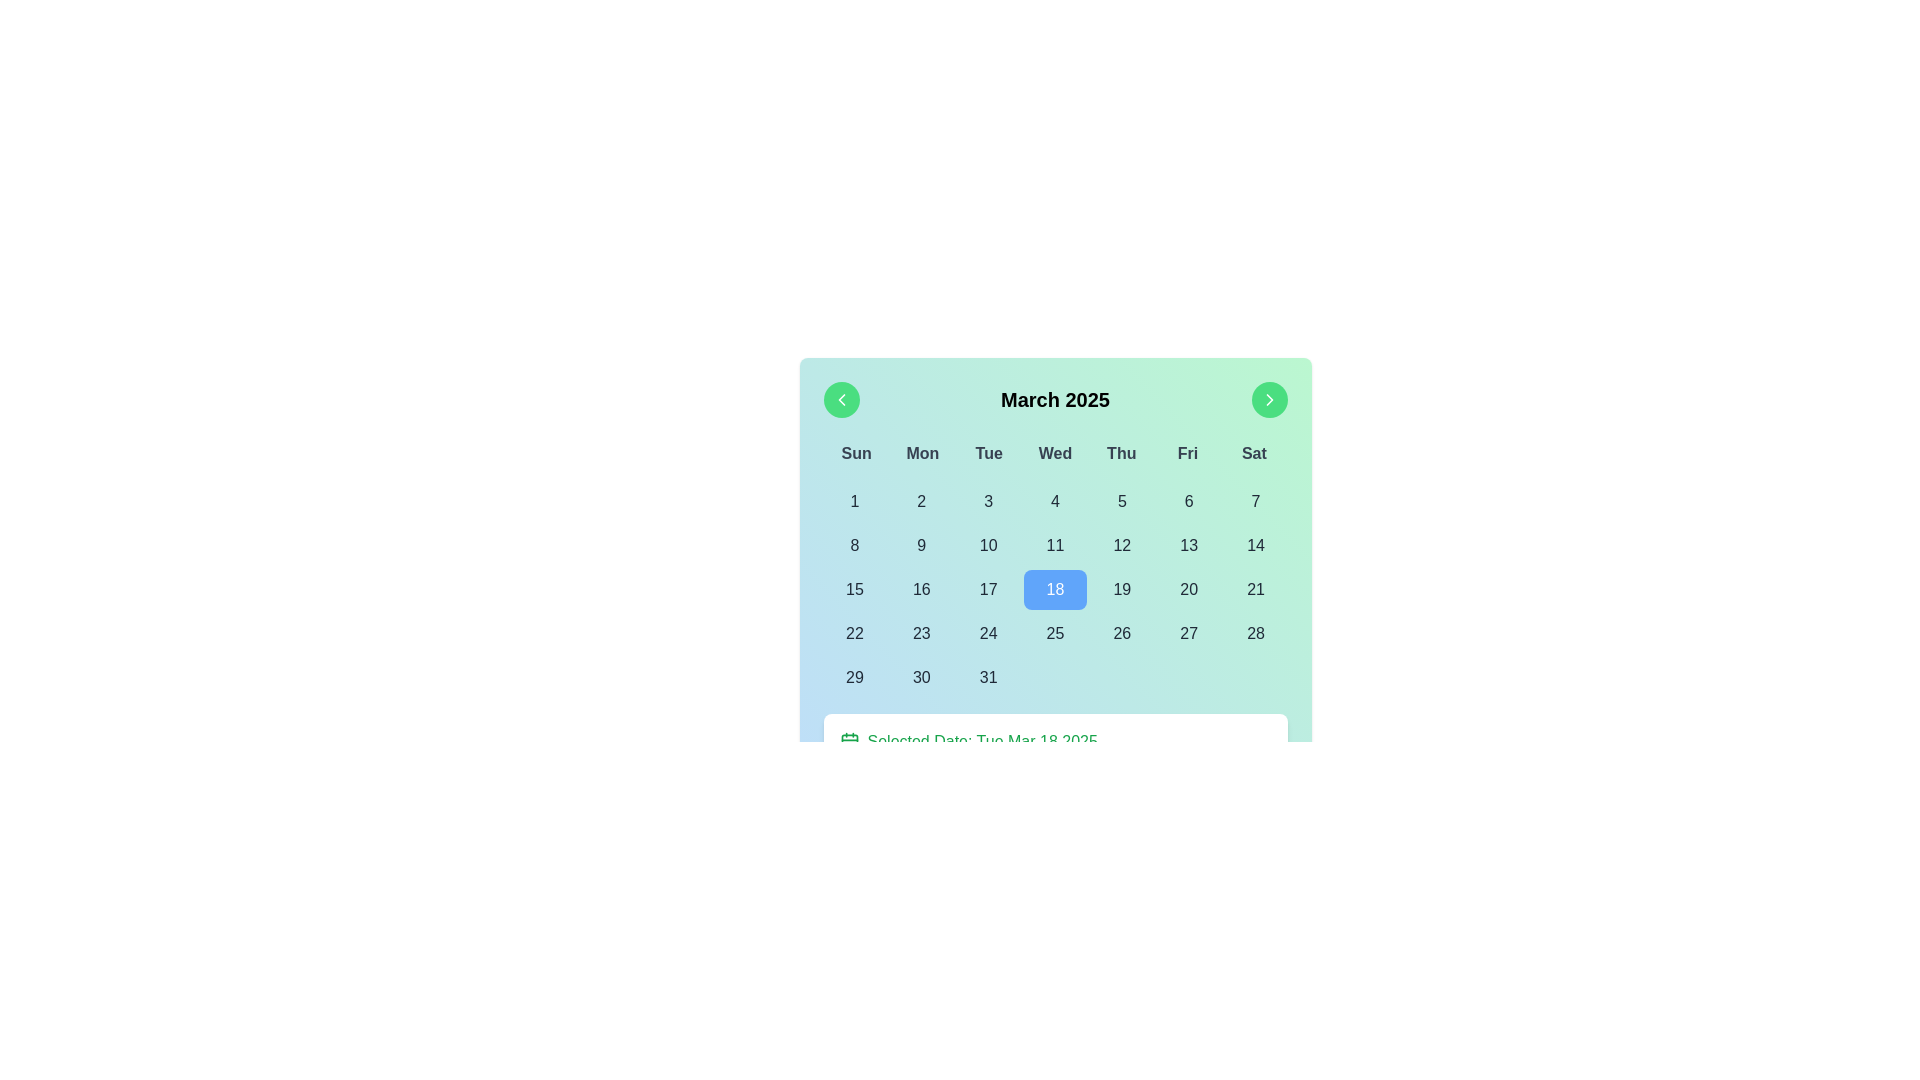  I want to click on the date button representing the 7th of the month, so click(1255, 500).